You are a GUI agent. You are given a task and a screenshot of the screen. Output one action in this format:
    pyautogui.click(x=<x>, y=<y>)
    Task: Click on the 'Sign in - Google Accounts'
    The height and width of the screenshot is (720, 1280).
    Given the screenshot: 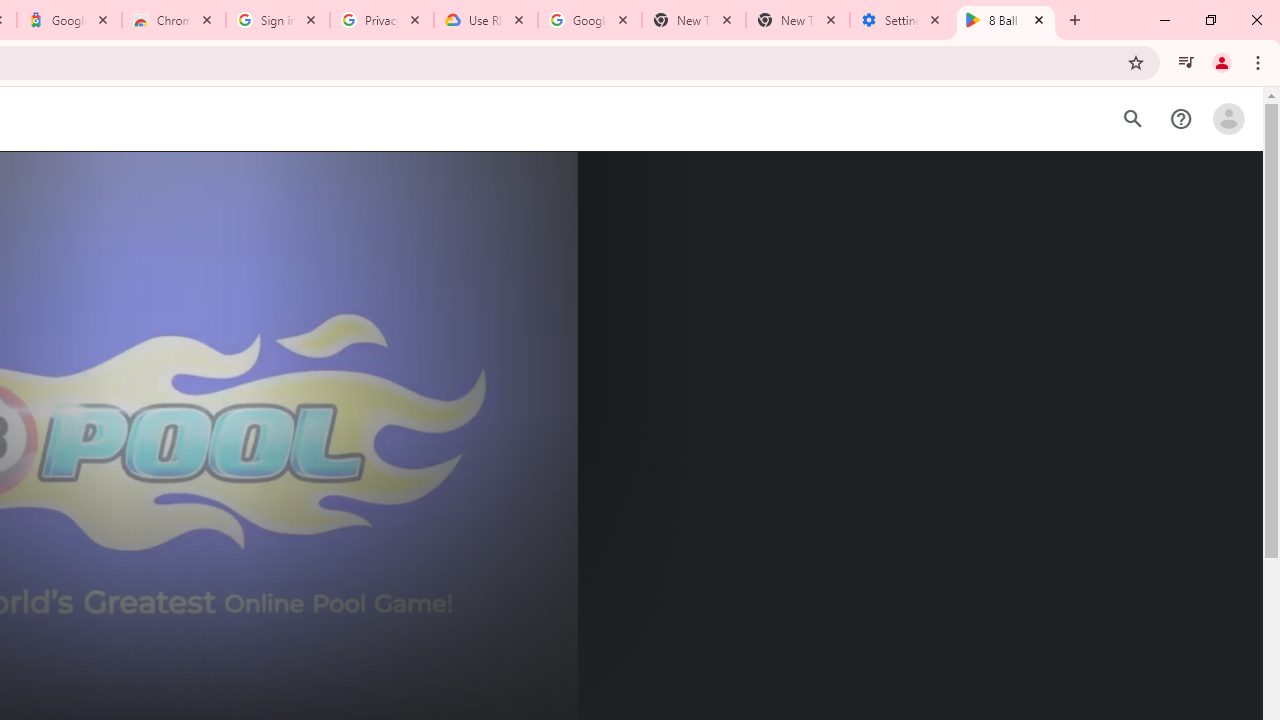 What is the action you would take?
    pyautogui.click(x=277, y=20)
    